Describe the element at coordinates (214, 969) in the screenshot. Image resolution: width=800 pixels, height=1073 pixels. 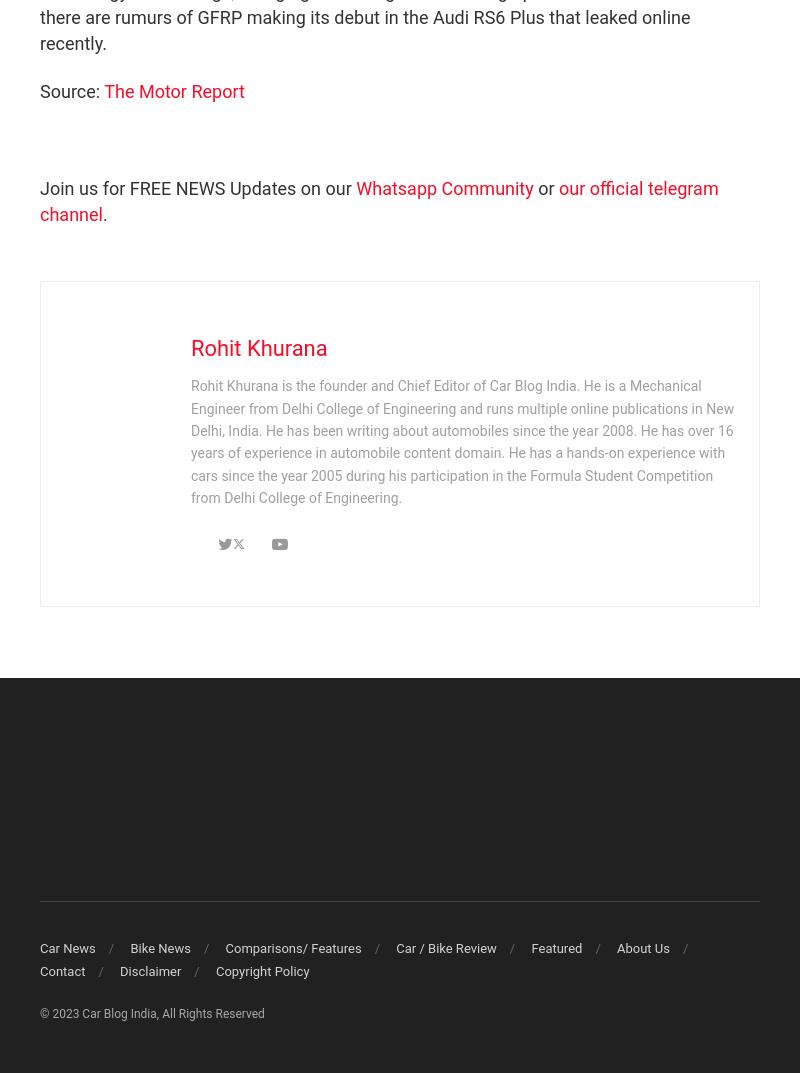
I see `'Copyright Policy'` at that location.